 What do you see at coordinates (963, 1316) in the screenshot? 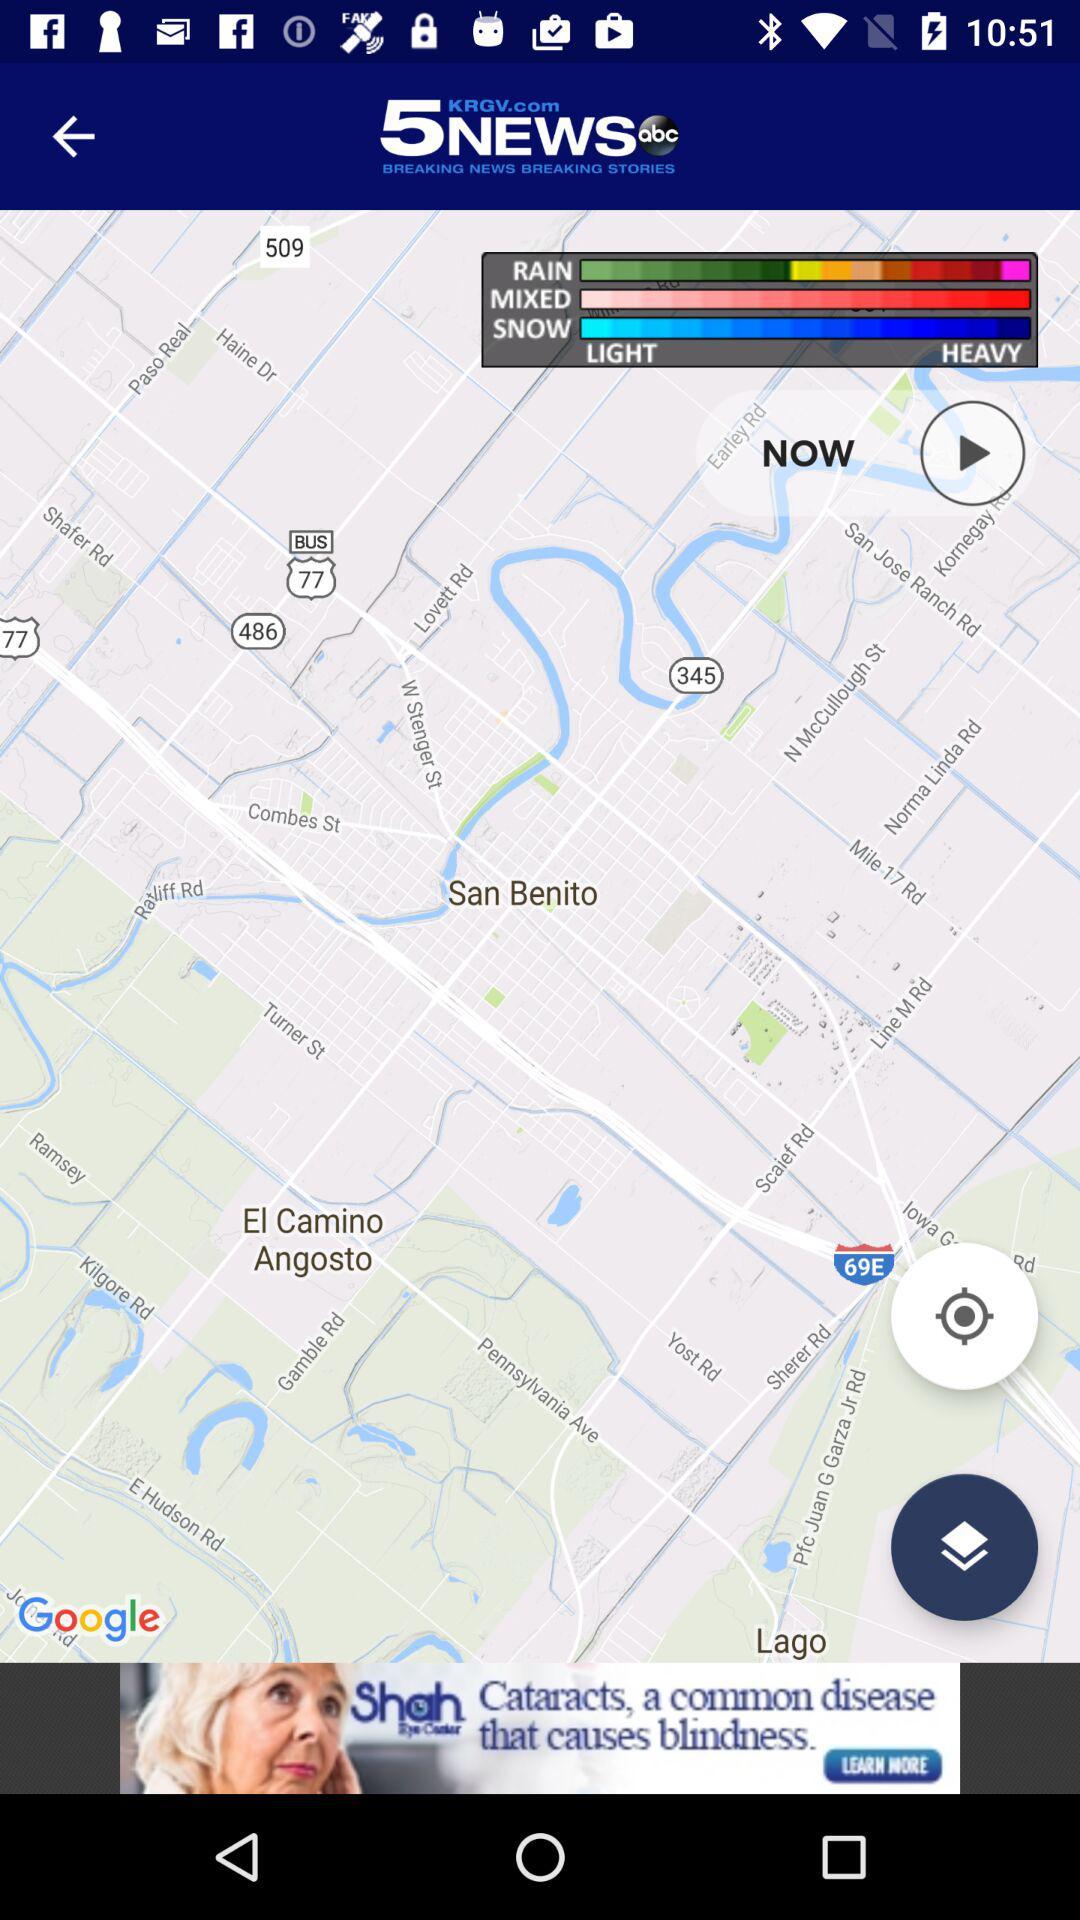
I see `the location_crosshair icon` at bounding box center [963, 1316].